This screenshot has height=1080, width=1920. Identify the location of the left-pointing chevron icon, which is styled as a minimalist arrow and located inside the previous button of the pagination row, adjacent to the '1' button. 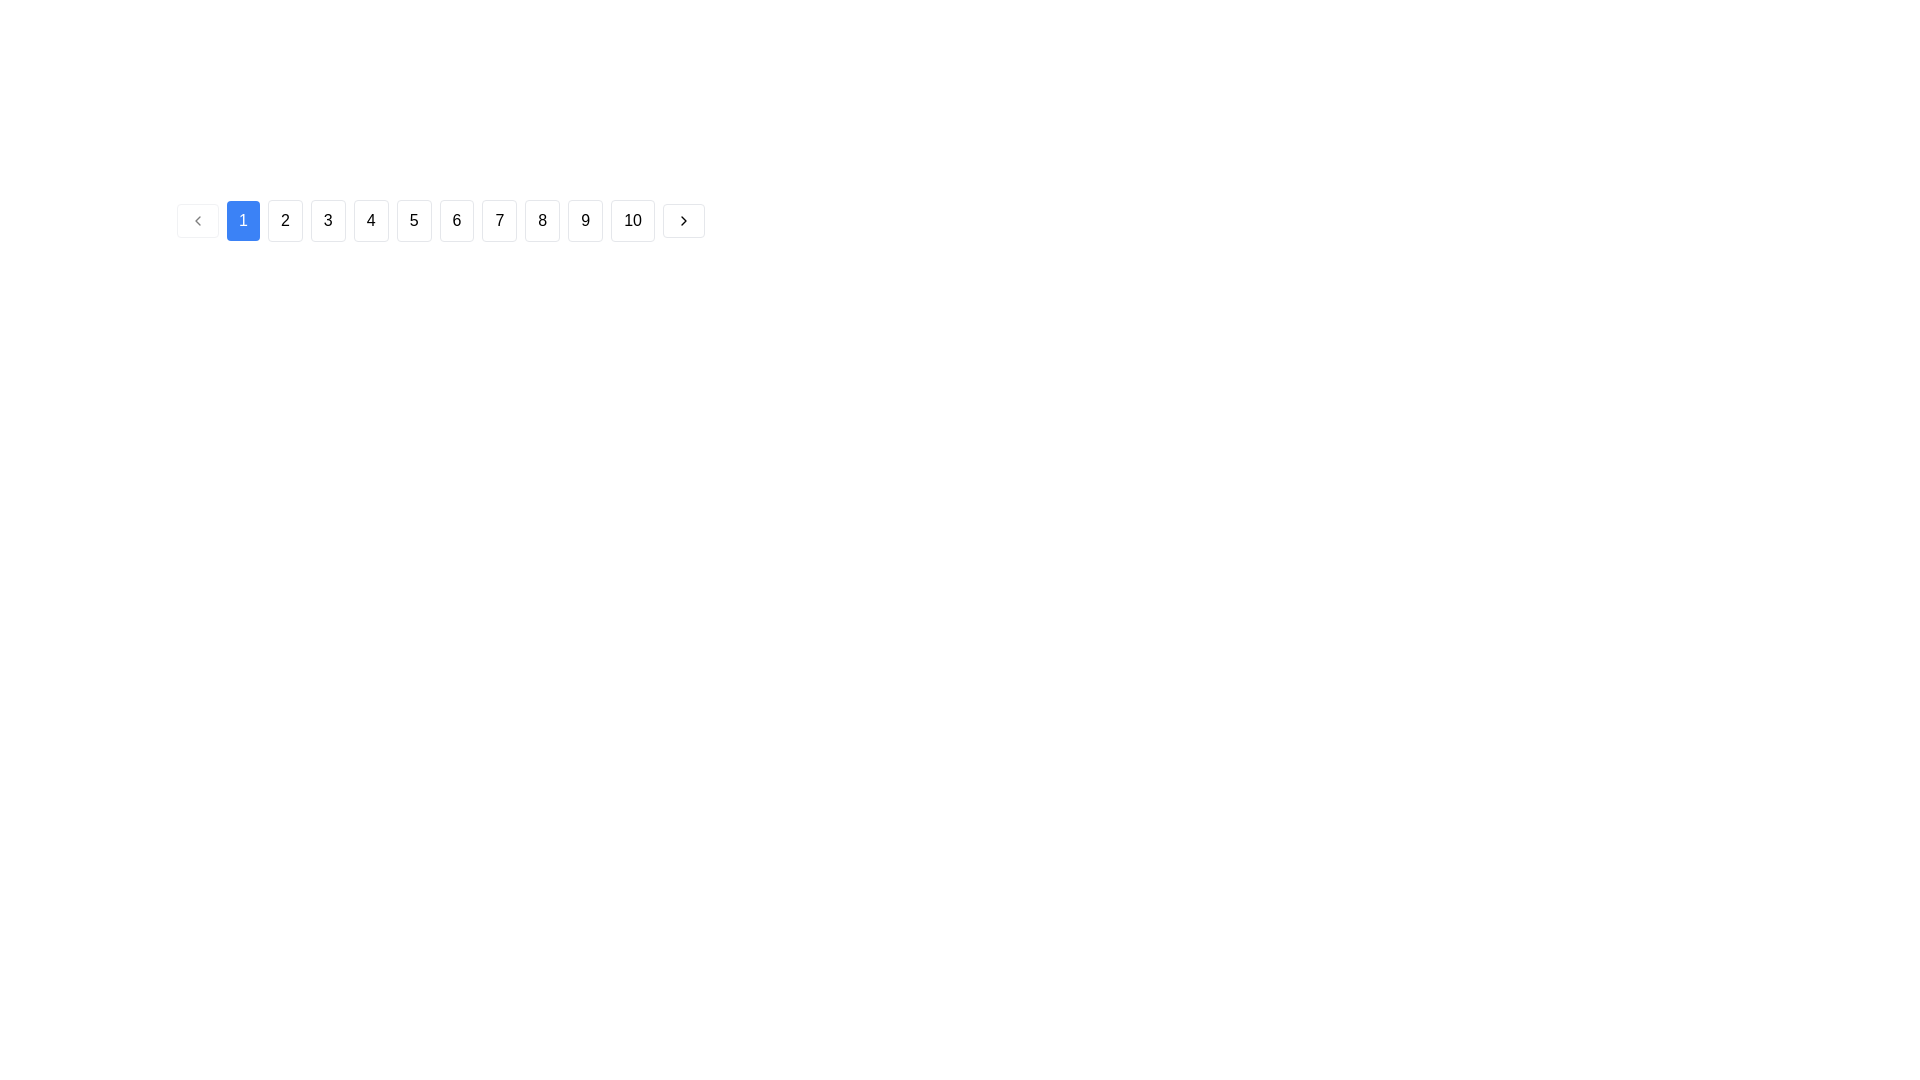
(197, 220).